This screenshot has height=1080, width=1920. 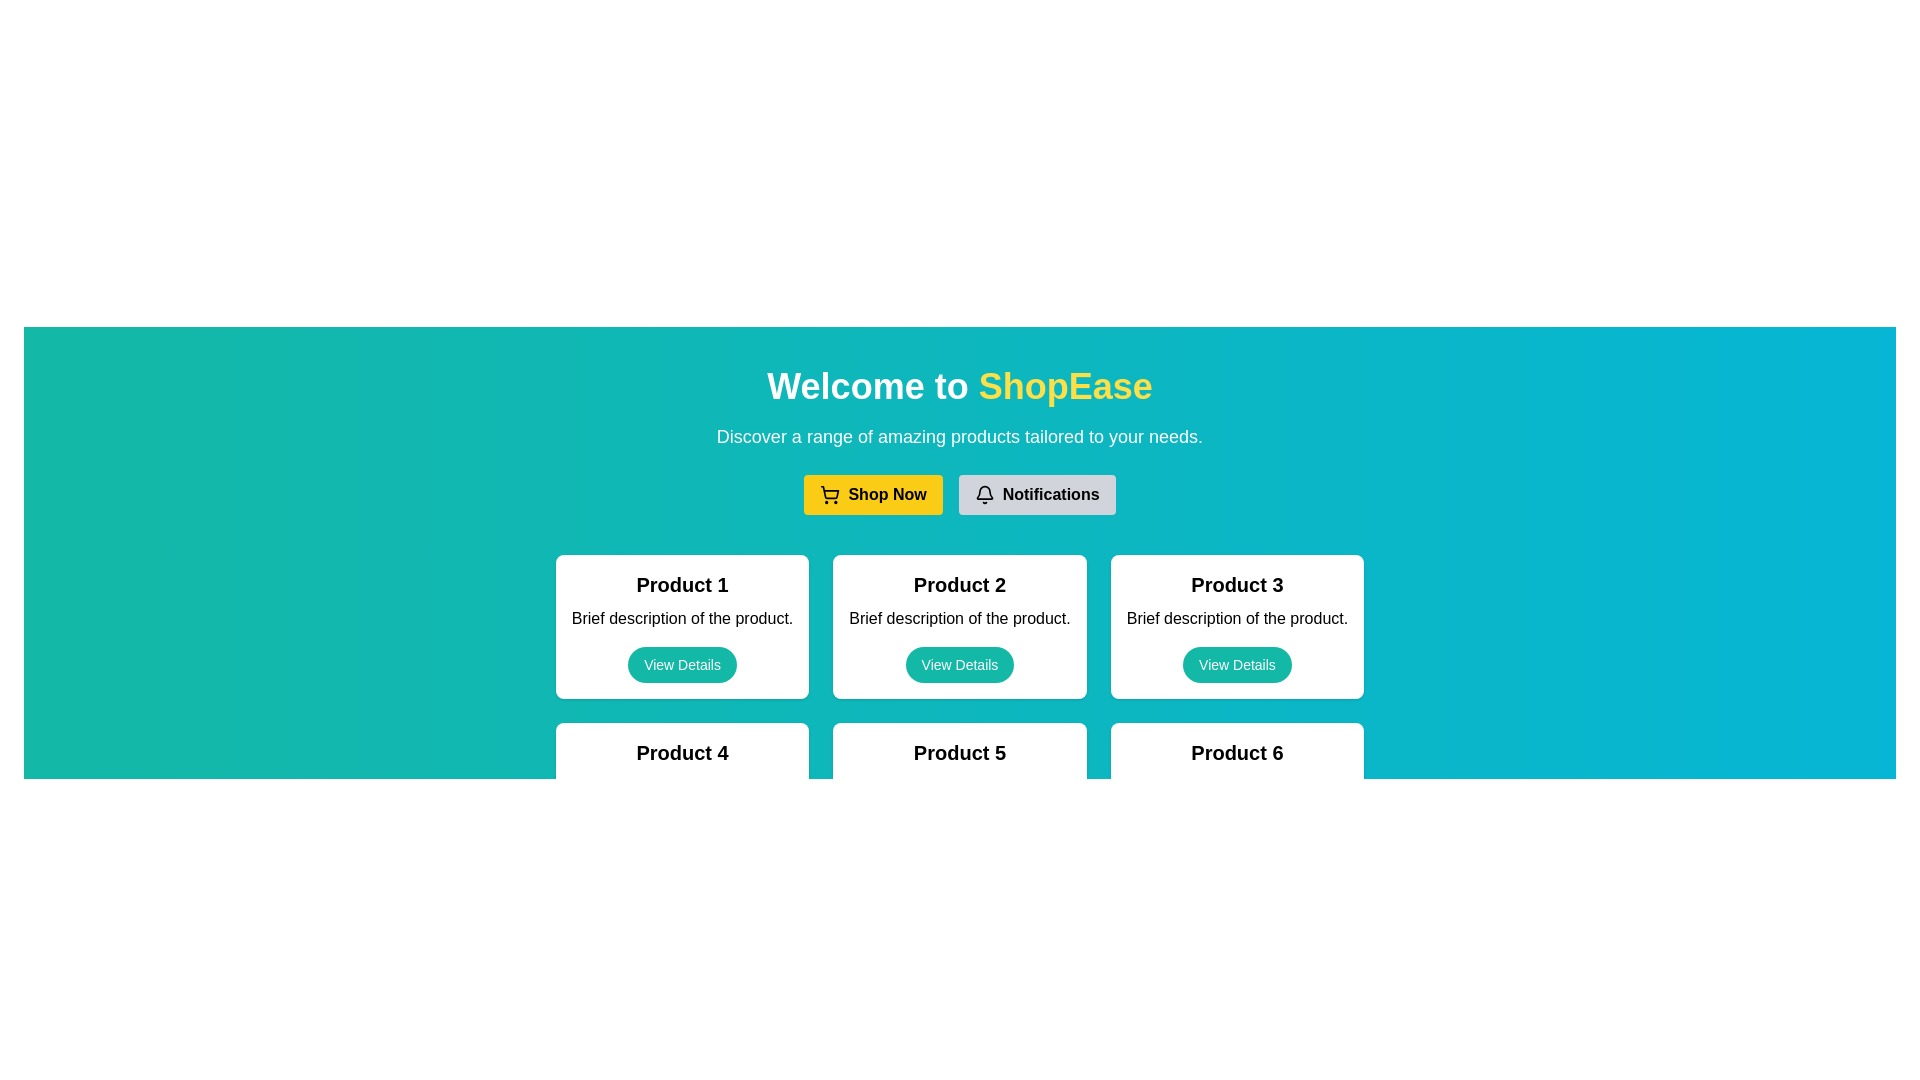 I want to click on the notifications button located to the right of the 'Shop Now' button, so click(x=1037, y=494).